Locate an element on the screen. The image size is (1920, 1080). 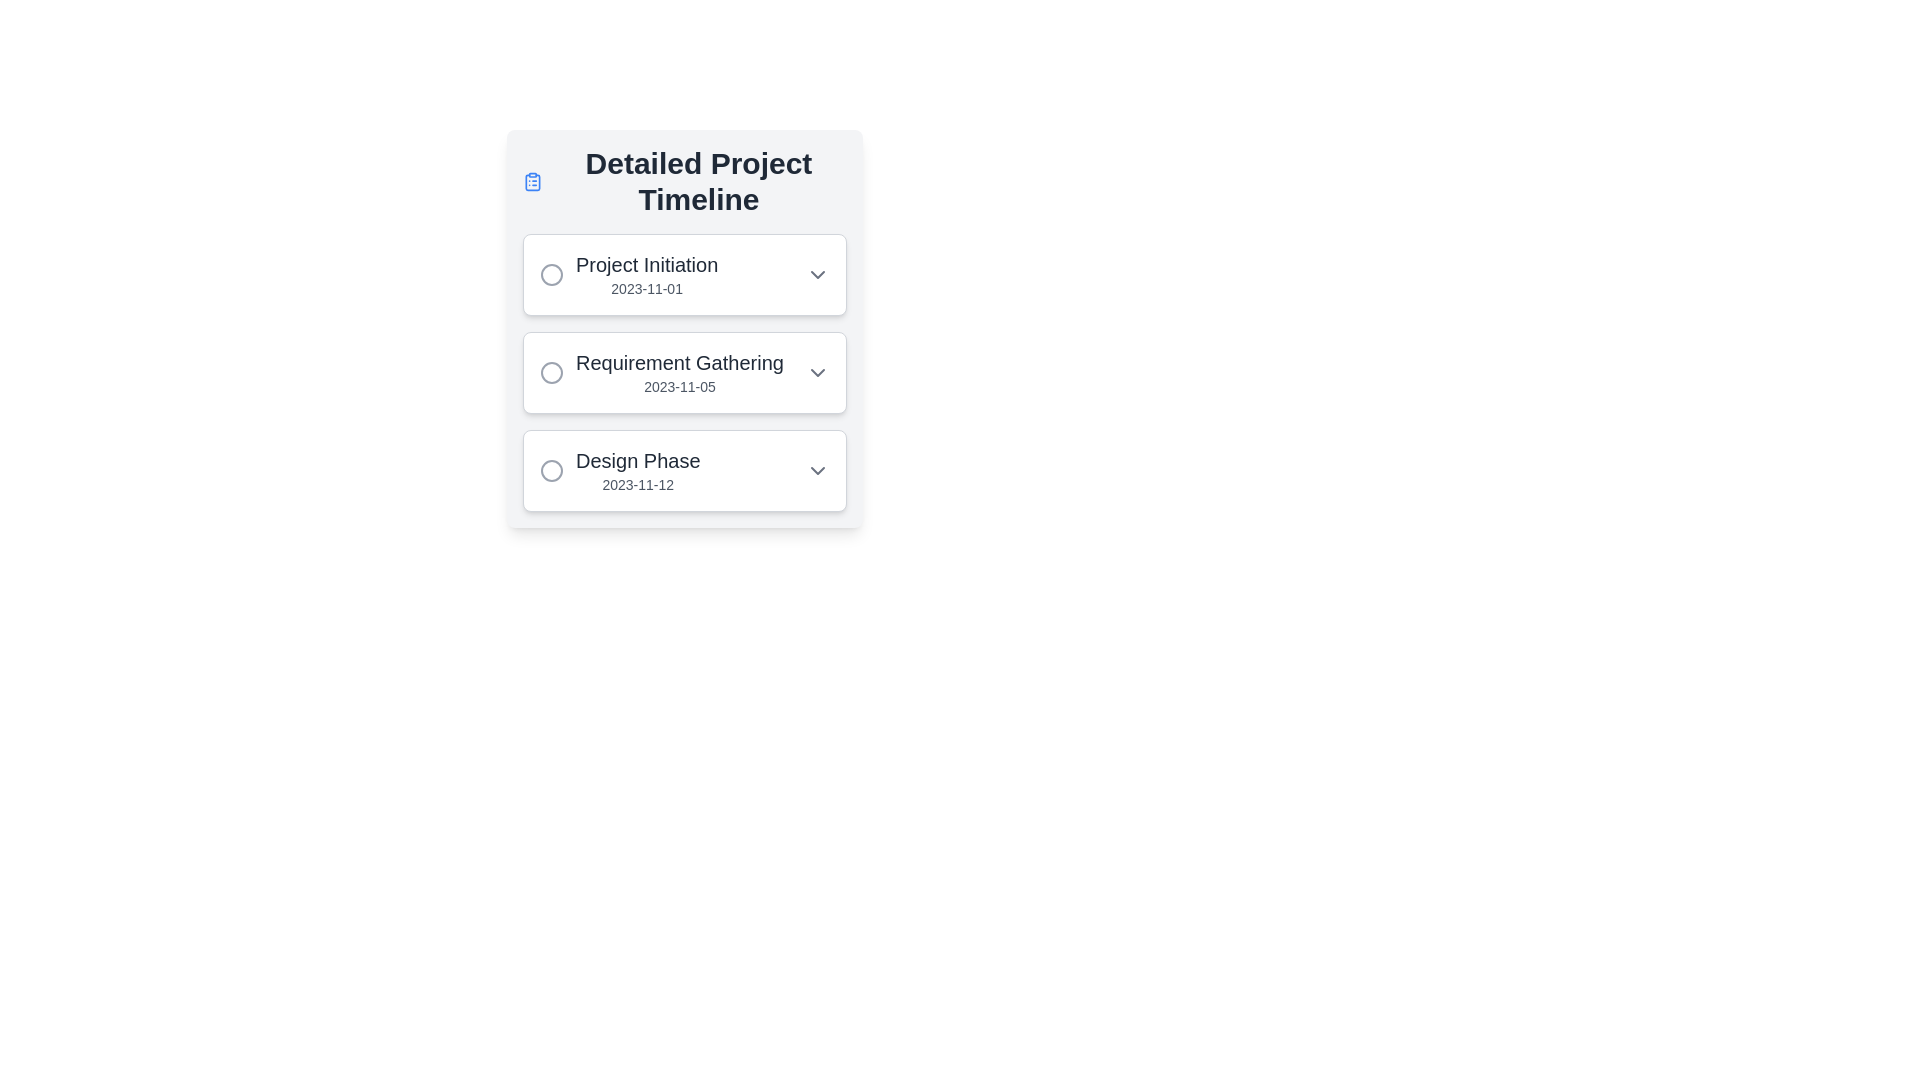
the first item is located at coordinates (647, 274).